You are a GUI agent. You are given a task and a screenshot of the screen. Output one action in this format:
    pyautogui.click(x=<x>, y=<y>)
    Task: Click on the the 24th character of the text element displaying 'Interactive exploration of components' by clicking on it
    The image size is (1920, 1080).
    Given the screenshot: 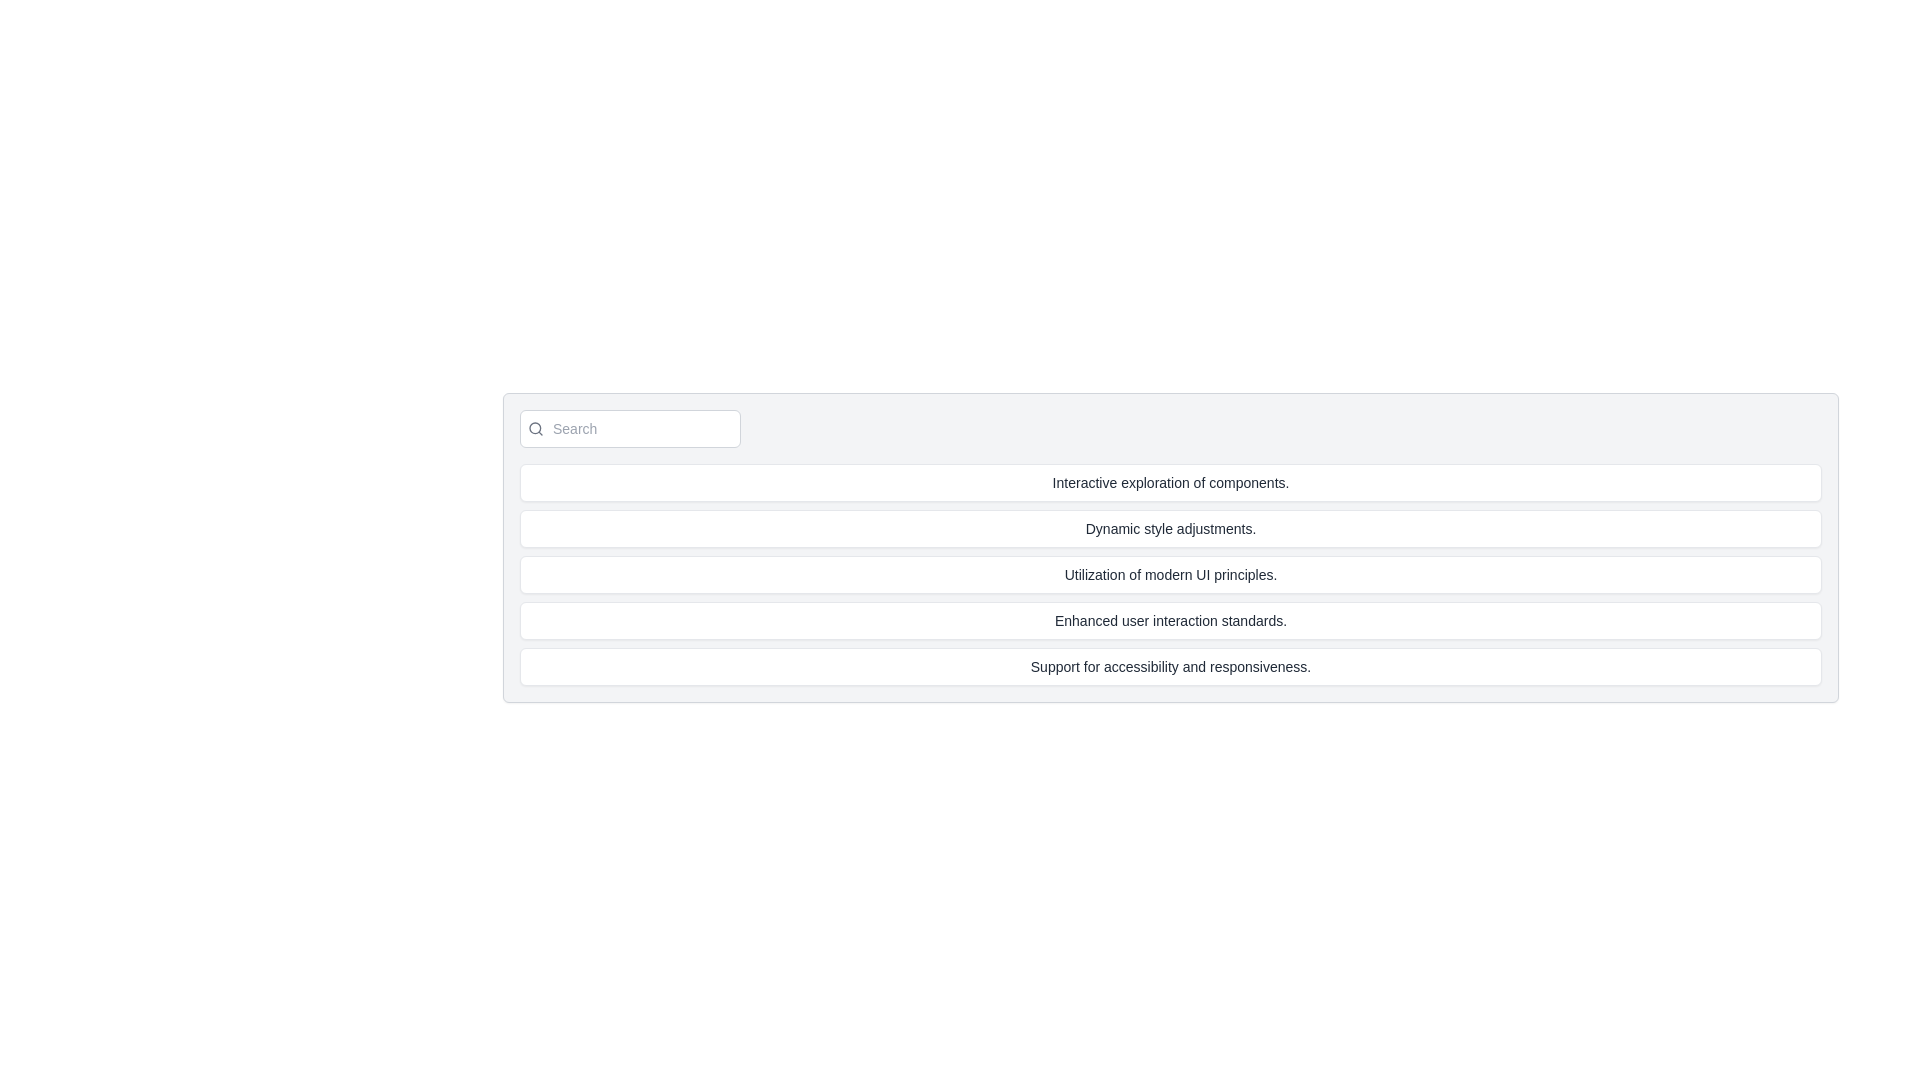 What is the action you would take?
    pyautogui.click(x=1202, y=482)
    